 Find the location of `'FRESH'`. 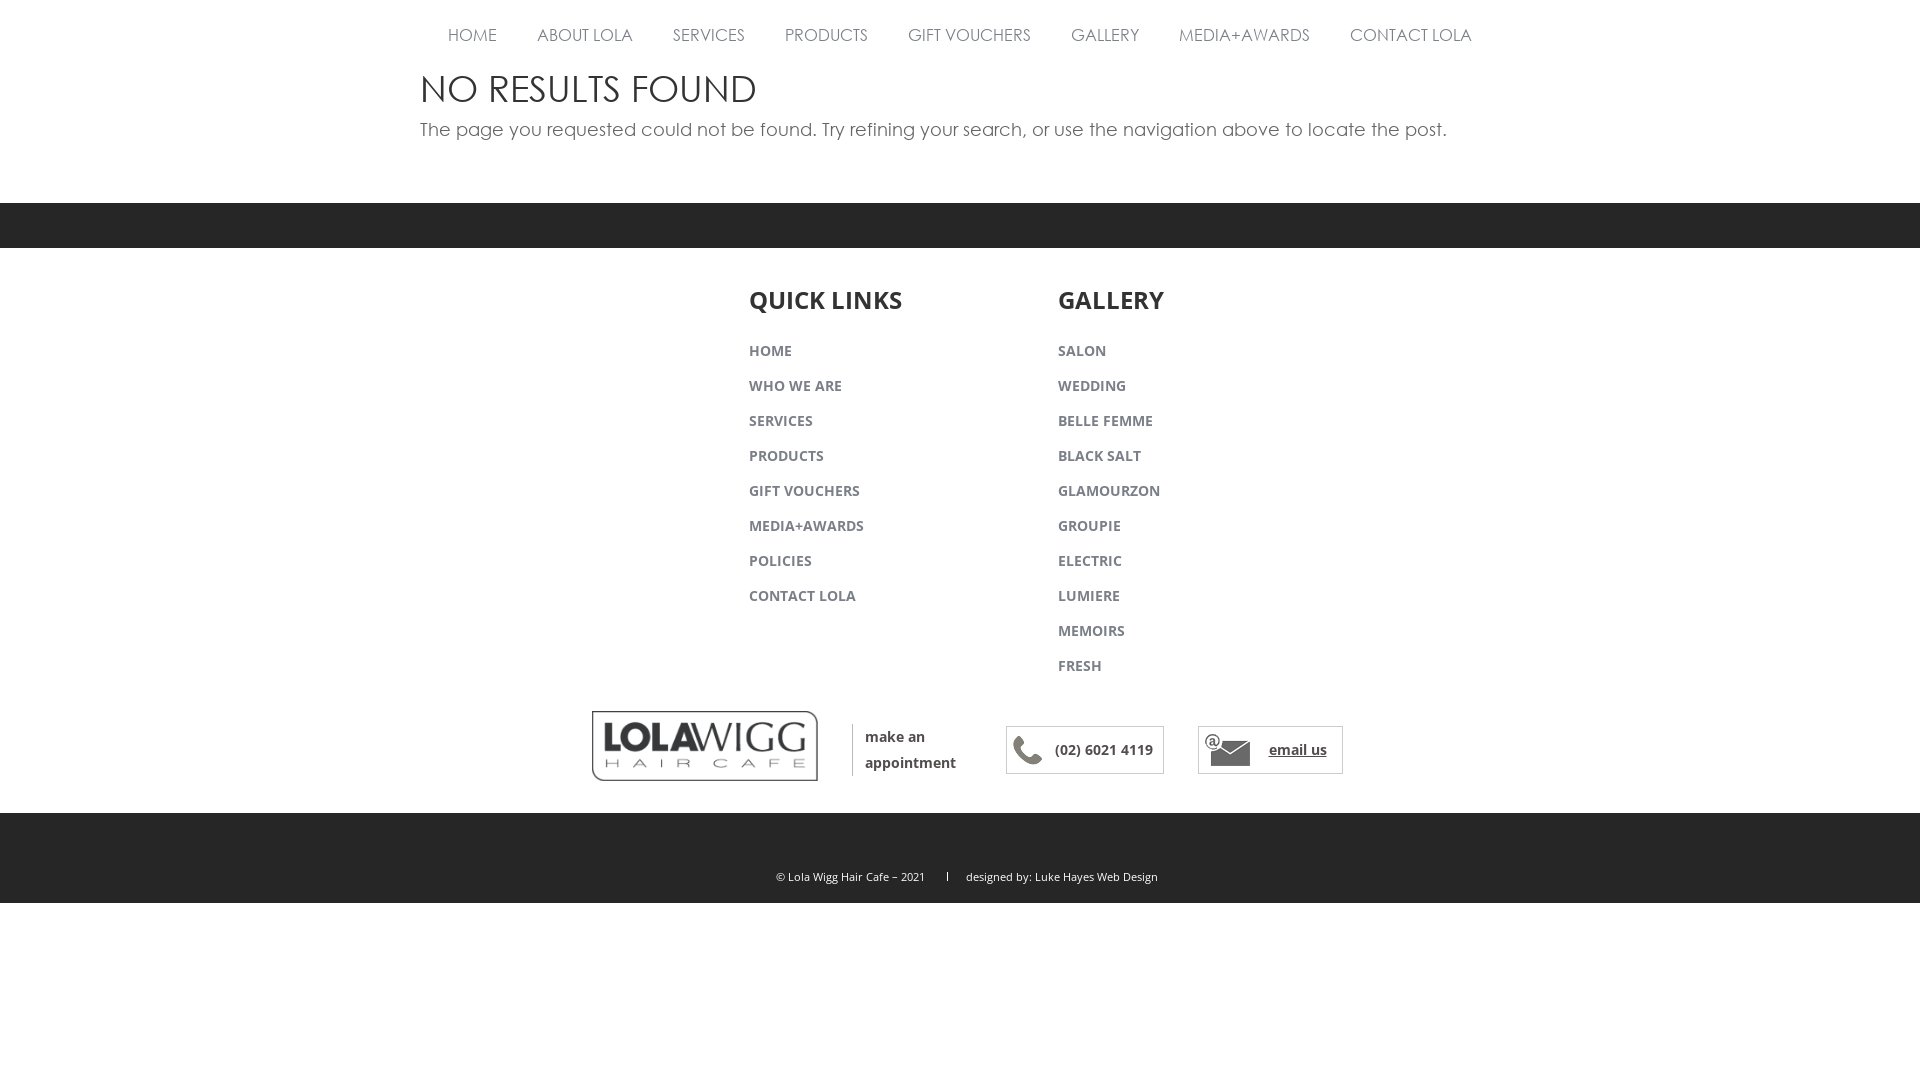

'FRESH' is located at coordinates (1079, 667).